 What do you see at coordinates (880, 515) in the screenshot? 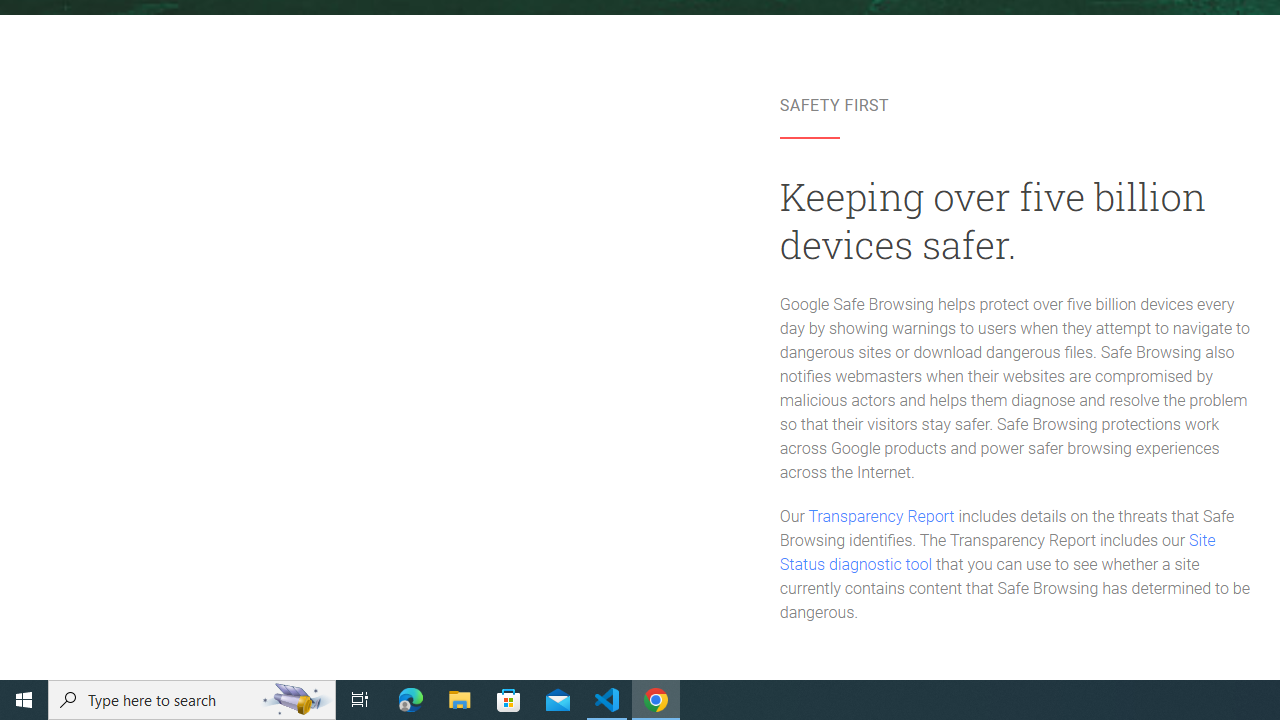
I see `'Transparency Report'` at bounding box center [880, 515].